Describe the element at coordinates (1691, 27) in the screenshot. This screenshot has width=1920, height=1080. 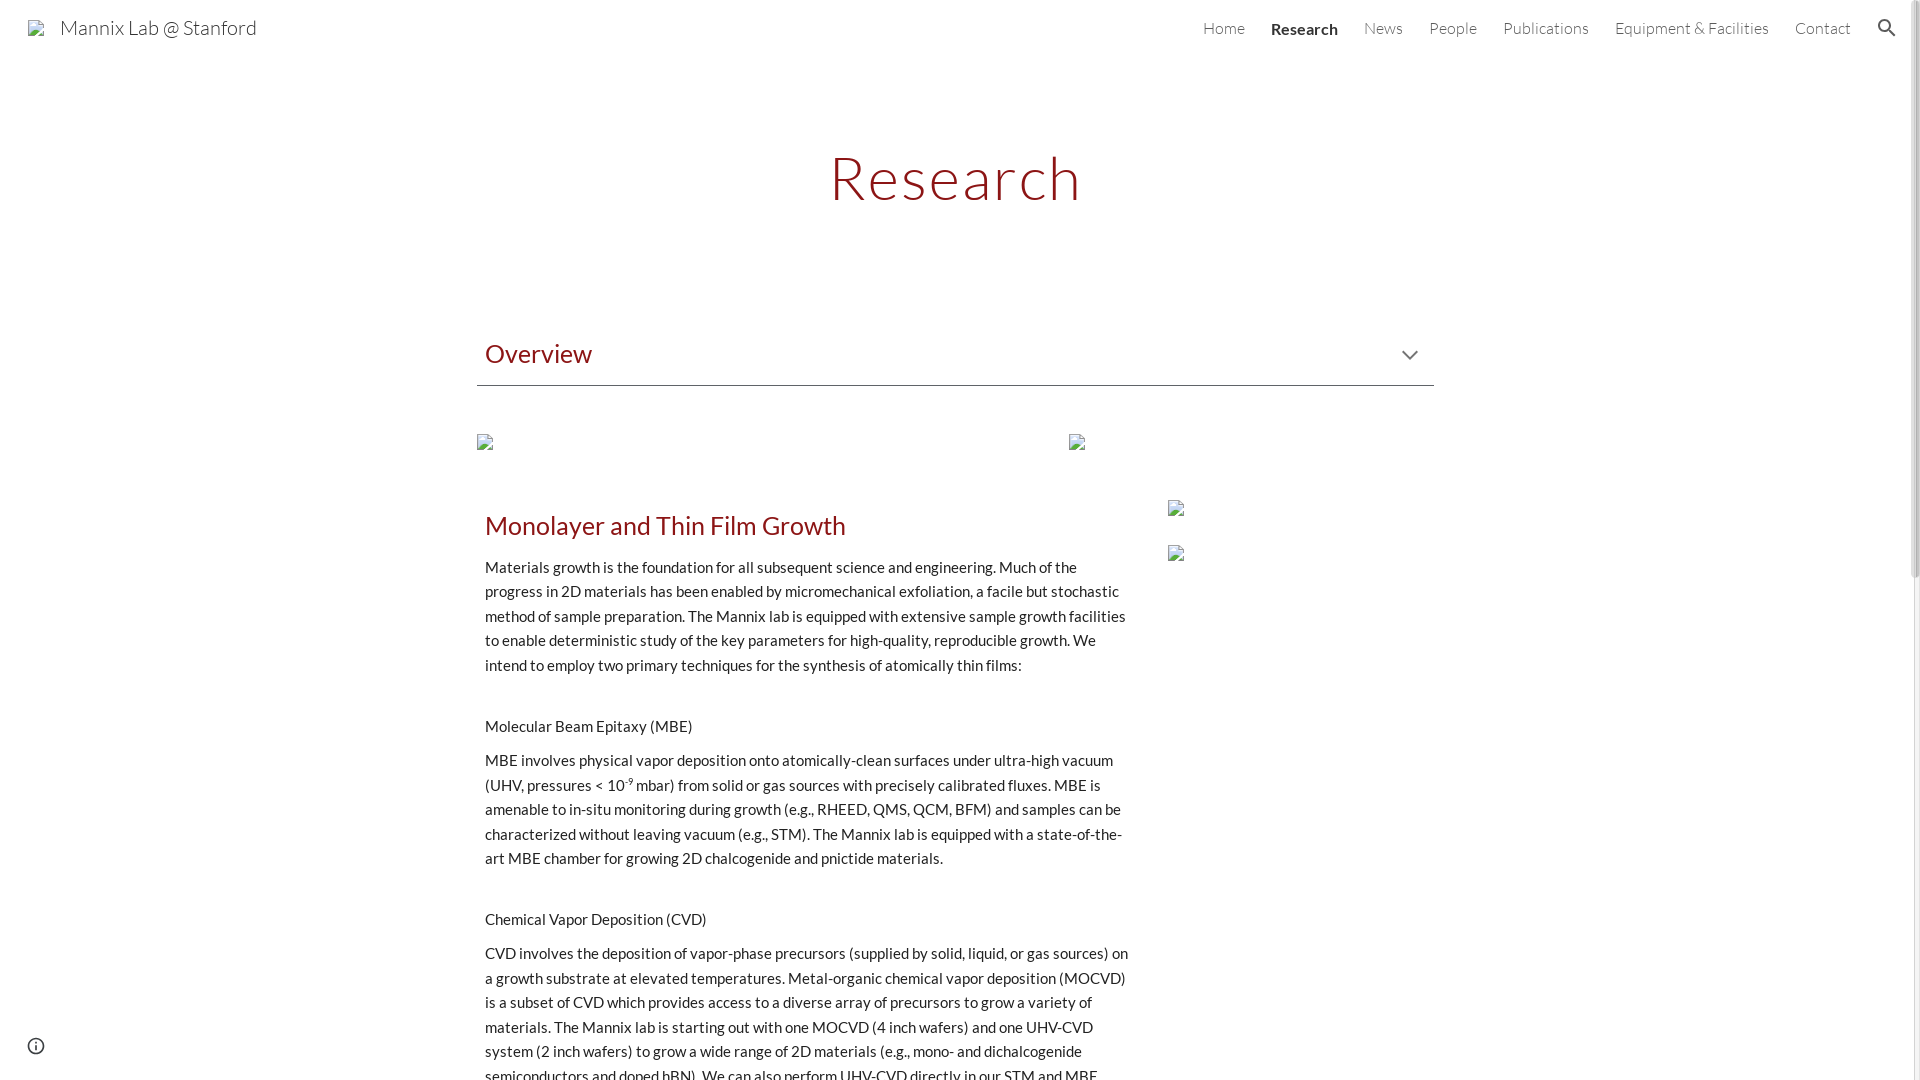
I see `'Equipment & Facilities'` at that location.